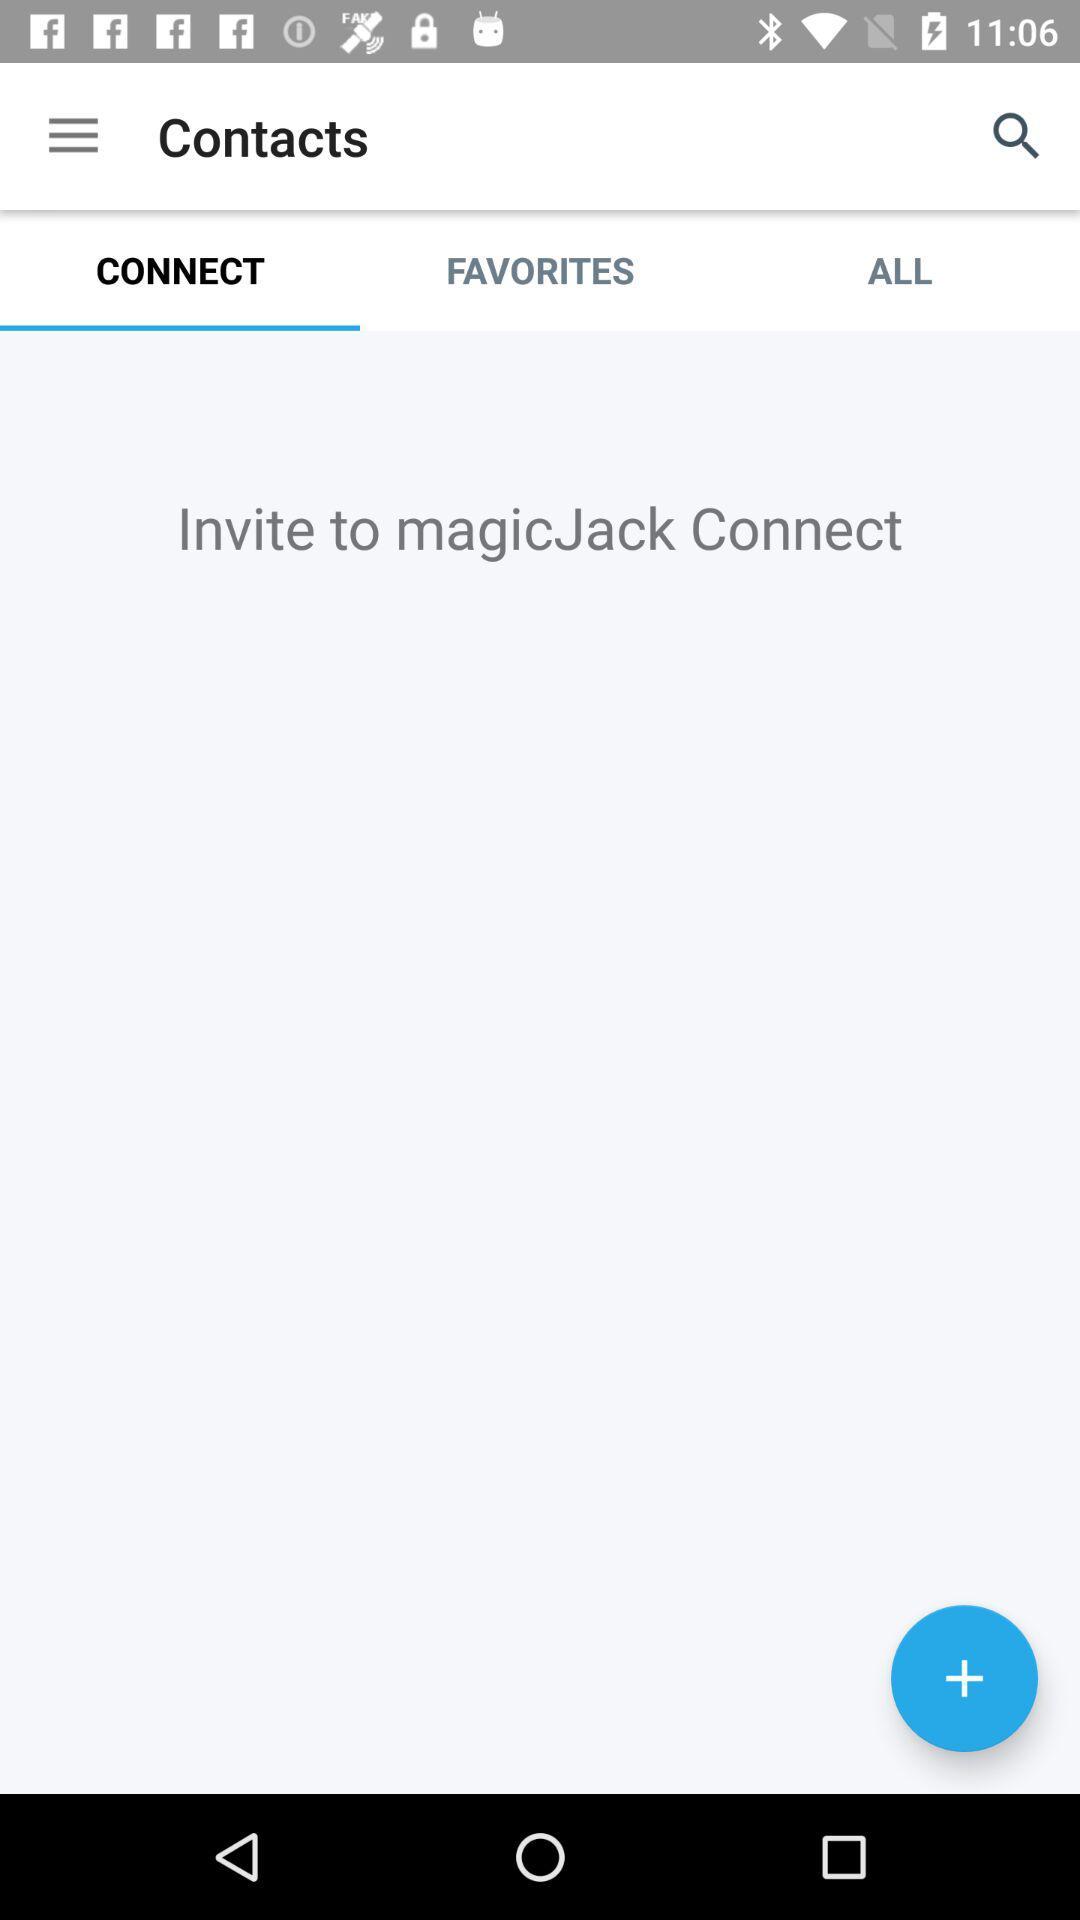 This screenshot has width=1080, height=1920. Describe the element at coordinates (540, 269) in the screenshot. I see `the icon below contacts` at that location.